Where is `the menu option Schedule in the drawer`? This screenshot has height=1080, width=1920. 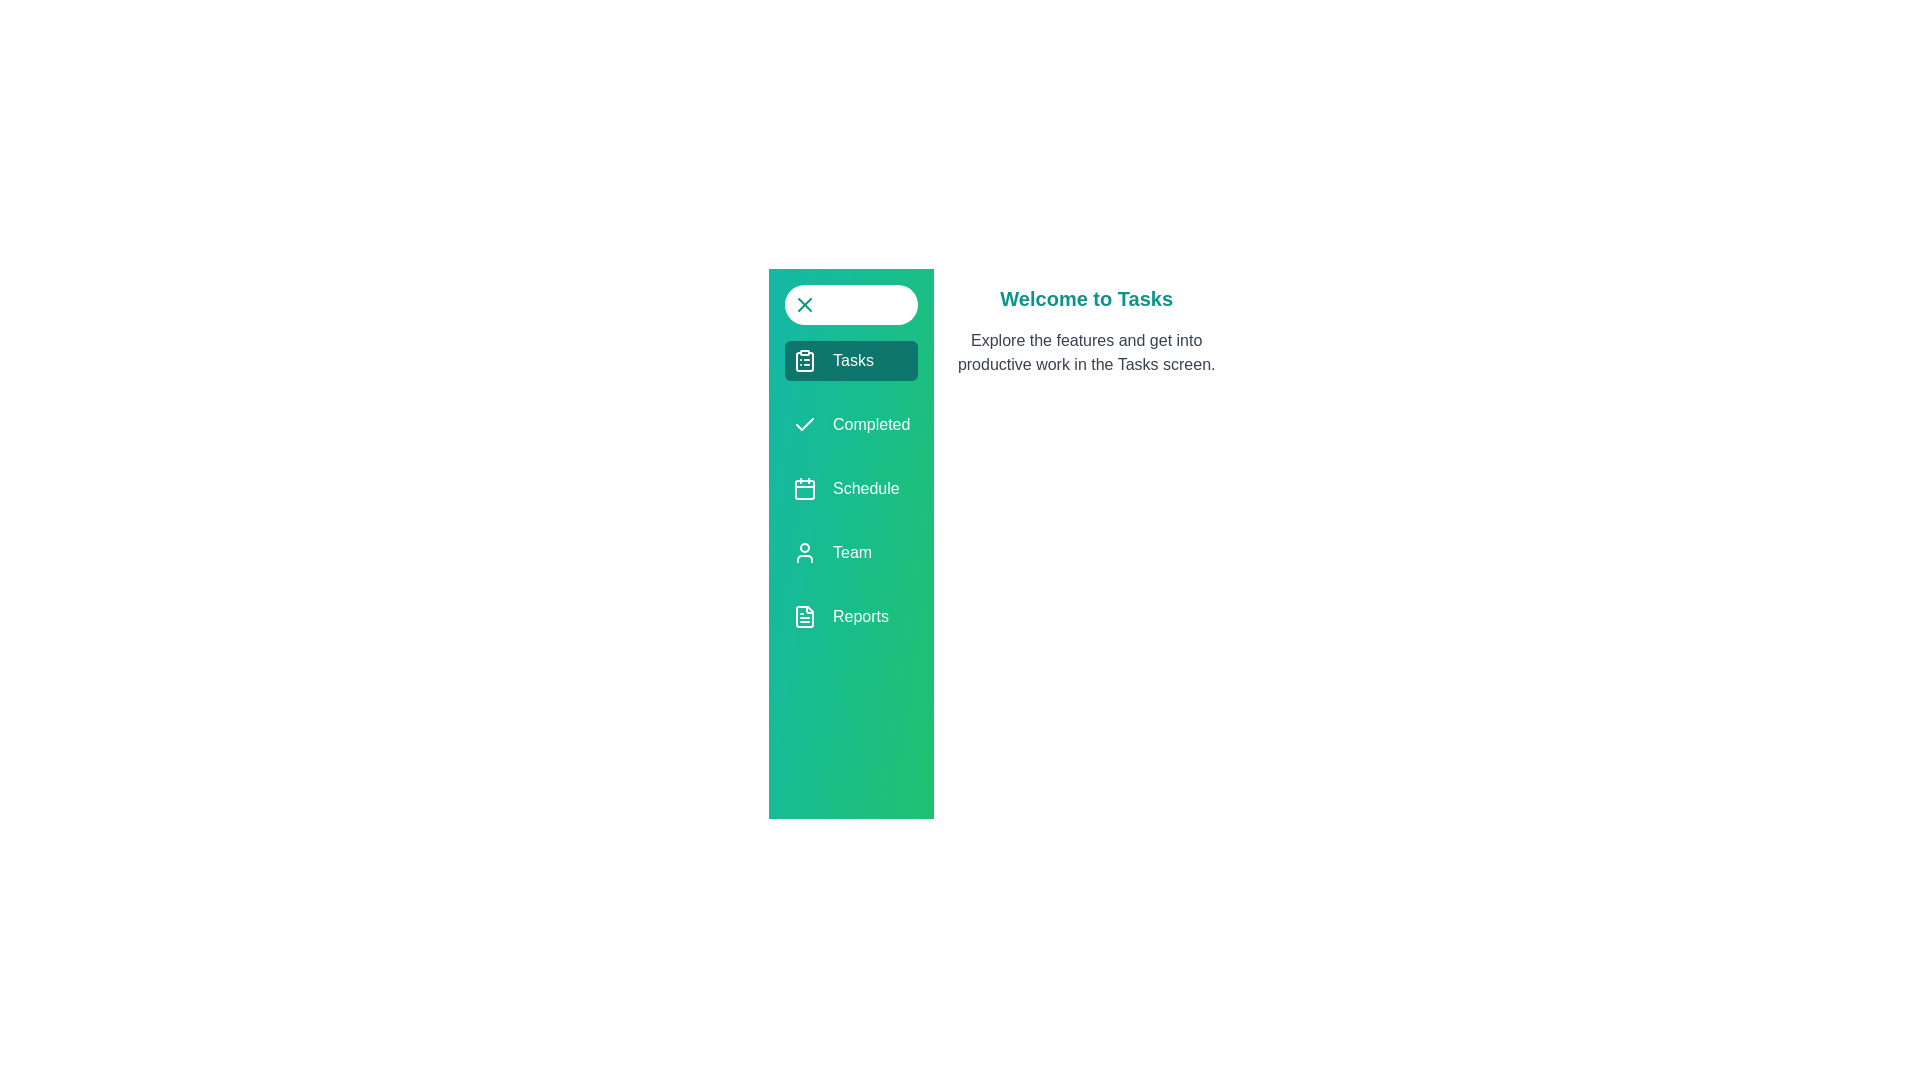
the menu option Schedule in the drawer is located at coordinates (851, 489).